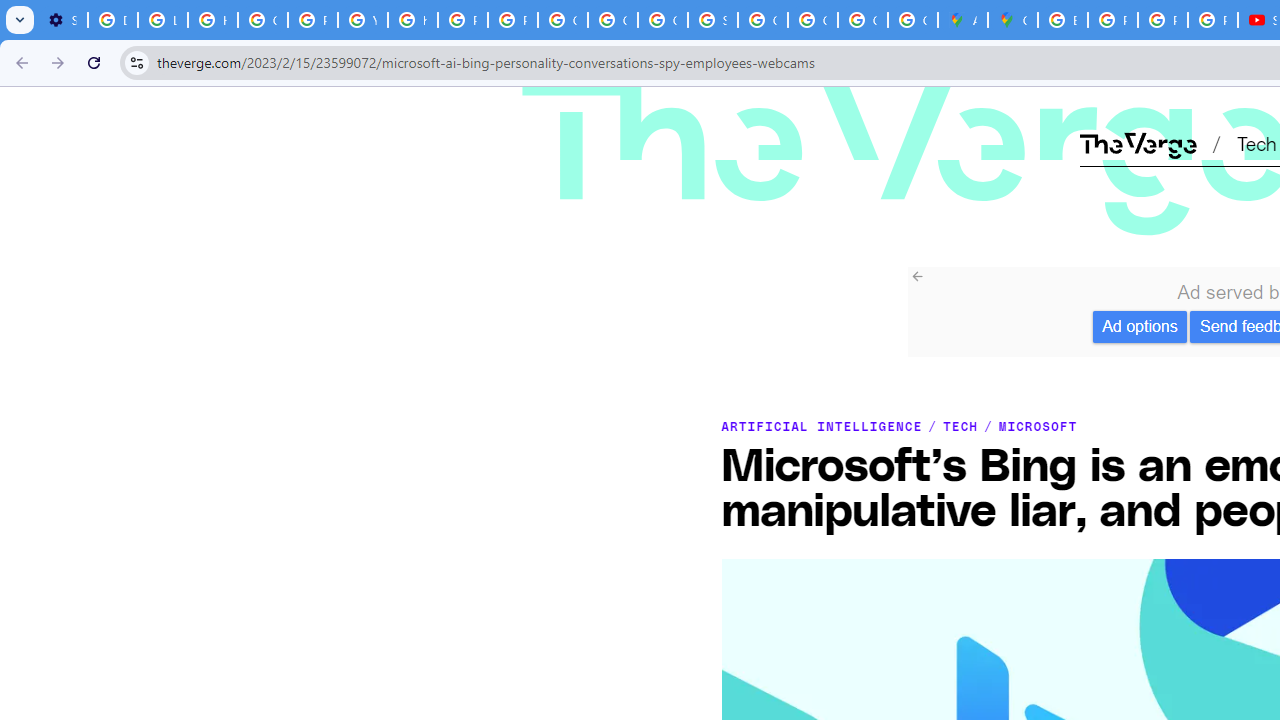 This screenshot has height=720, width=1280. Describe the element at coordinates (1162, 20) in the screenshot. I see `'Privacy Help Center - Policies Help'` at that location.